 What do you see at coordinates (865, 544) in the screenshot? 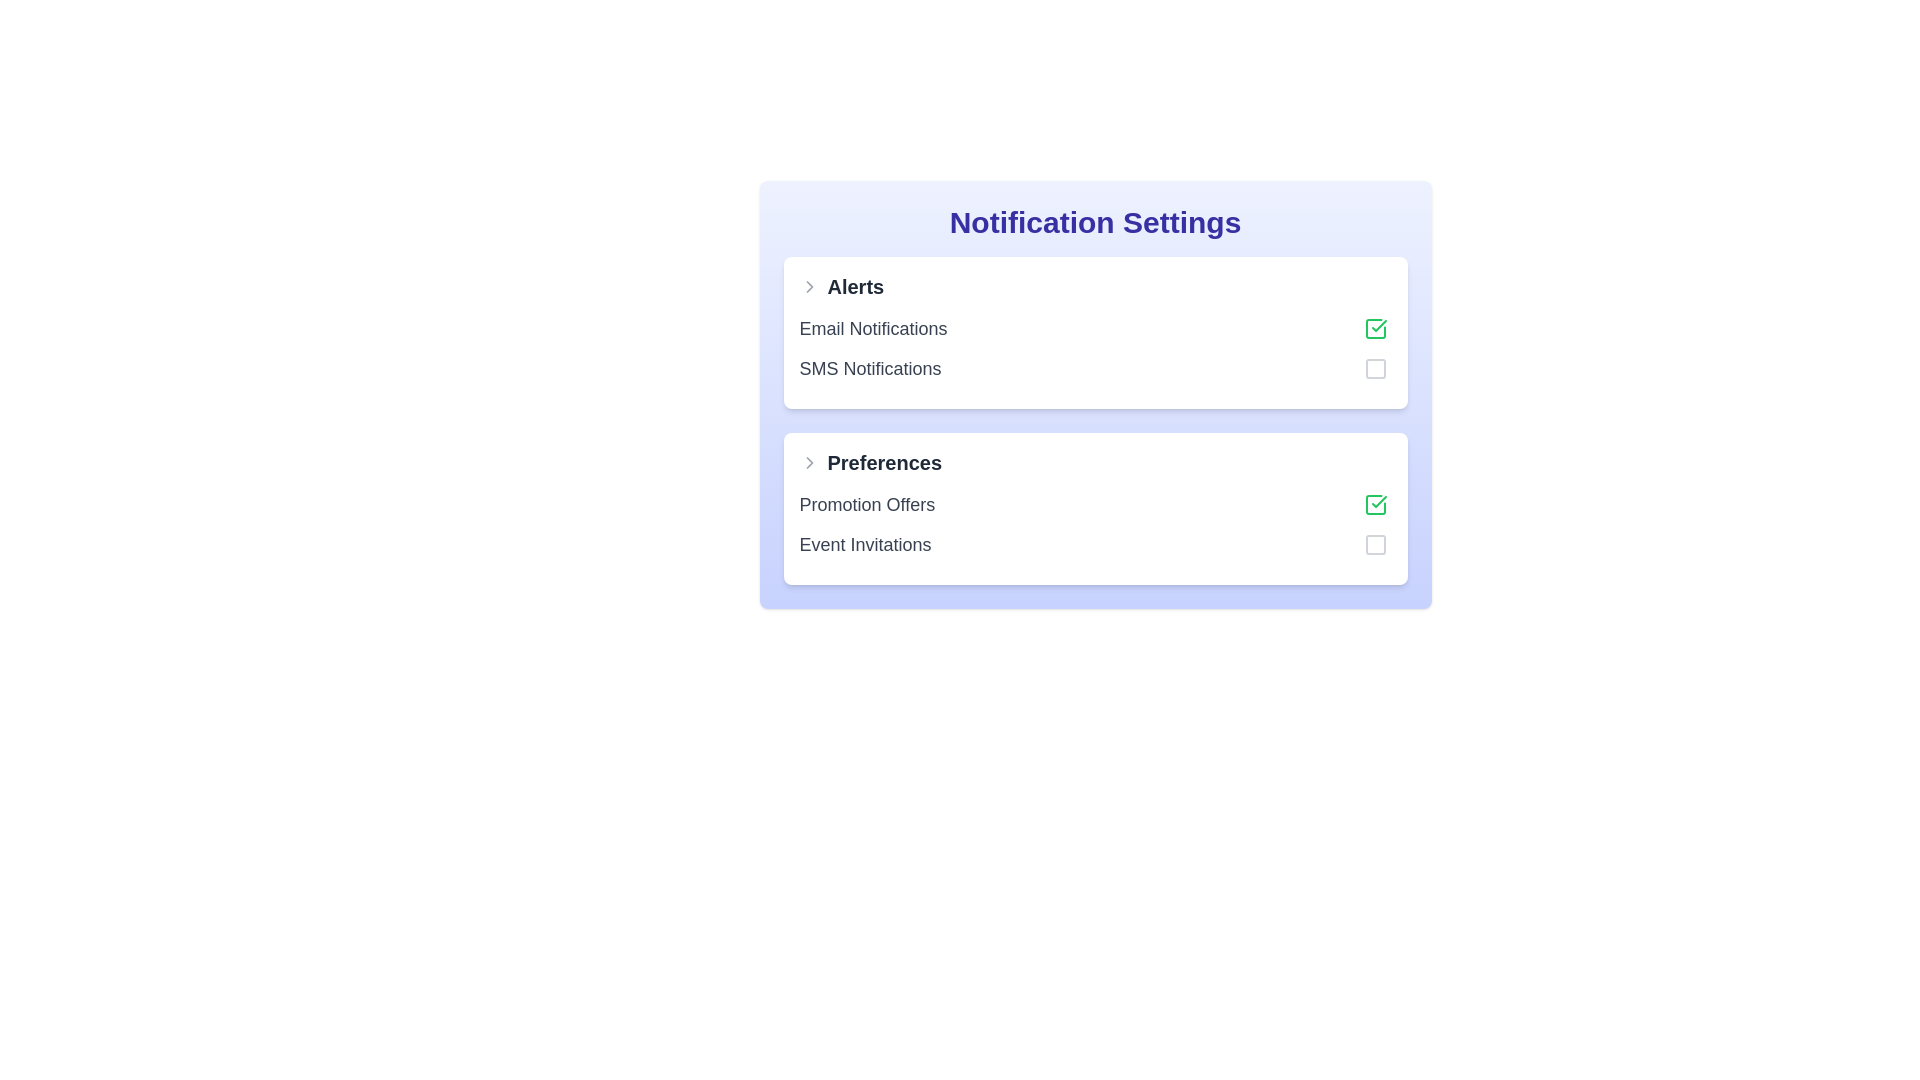
I see `the static text label that reads 'Event Invitations', which is styled with a medium-large gray font and is located under the 'Preferences' section of the 'Notification Settings' interface` at bounding box center [865, 544].